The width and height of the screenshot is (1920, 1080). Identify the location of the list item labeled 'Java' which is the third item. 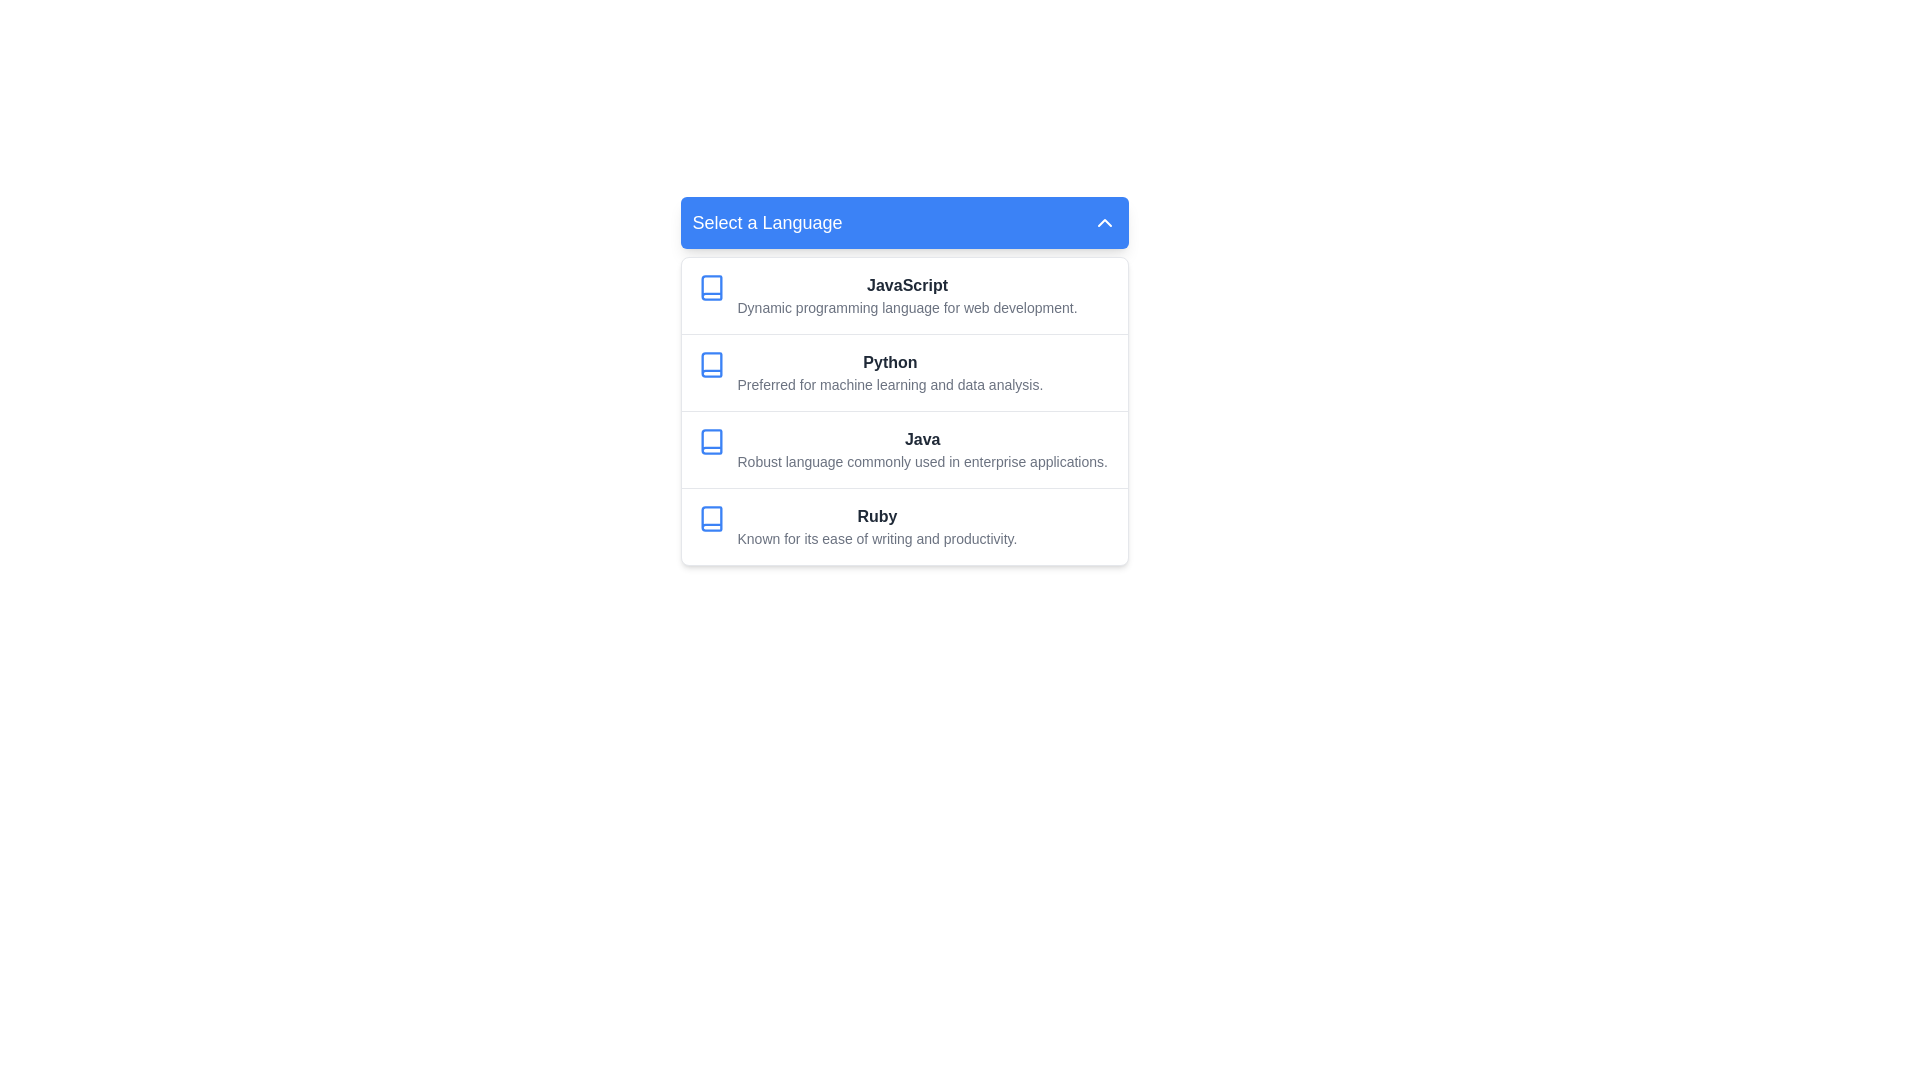
(921, 450).